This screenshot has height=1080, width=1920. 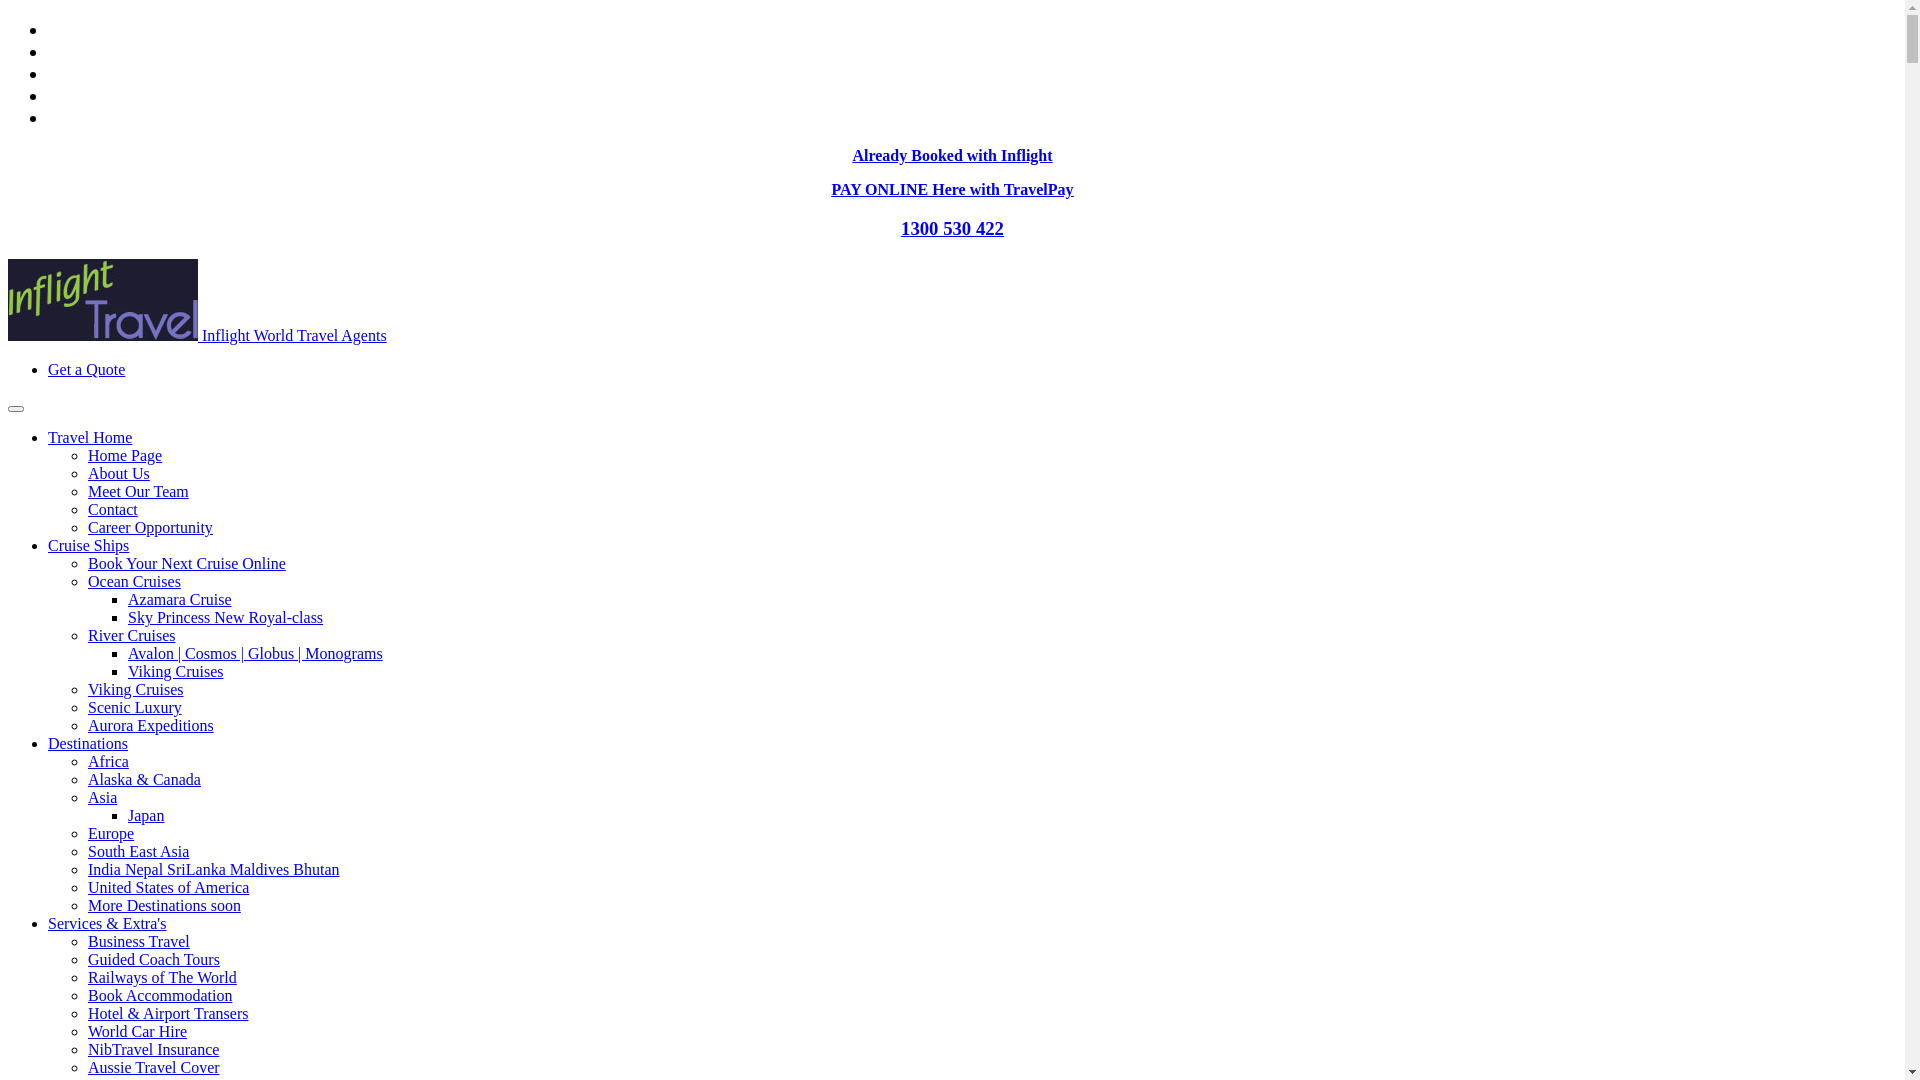 I want to click on 'Get a Quote', so click(x=85, y=369).